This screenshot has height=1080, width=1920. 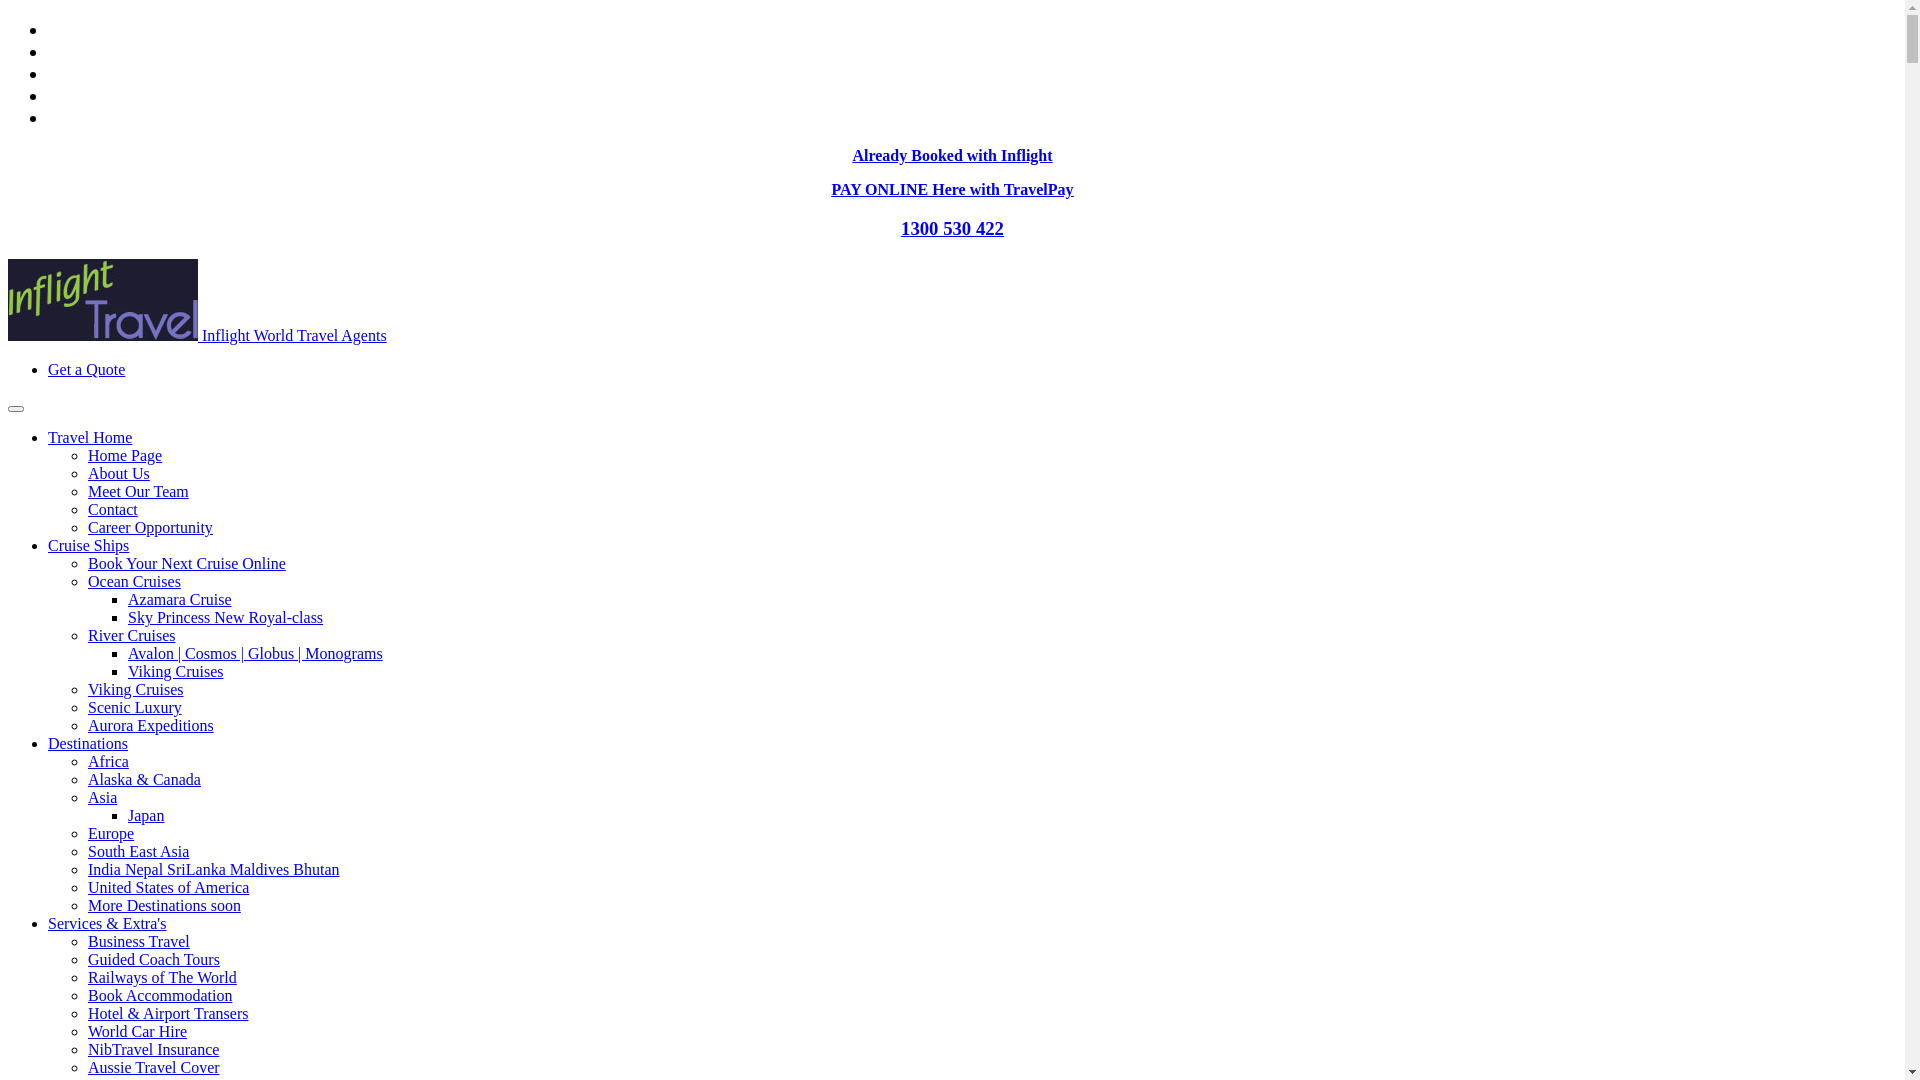 I want to click on 'Get a Quote', so click(x=85, y=369).